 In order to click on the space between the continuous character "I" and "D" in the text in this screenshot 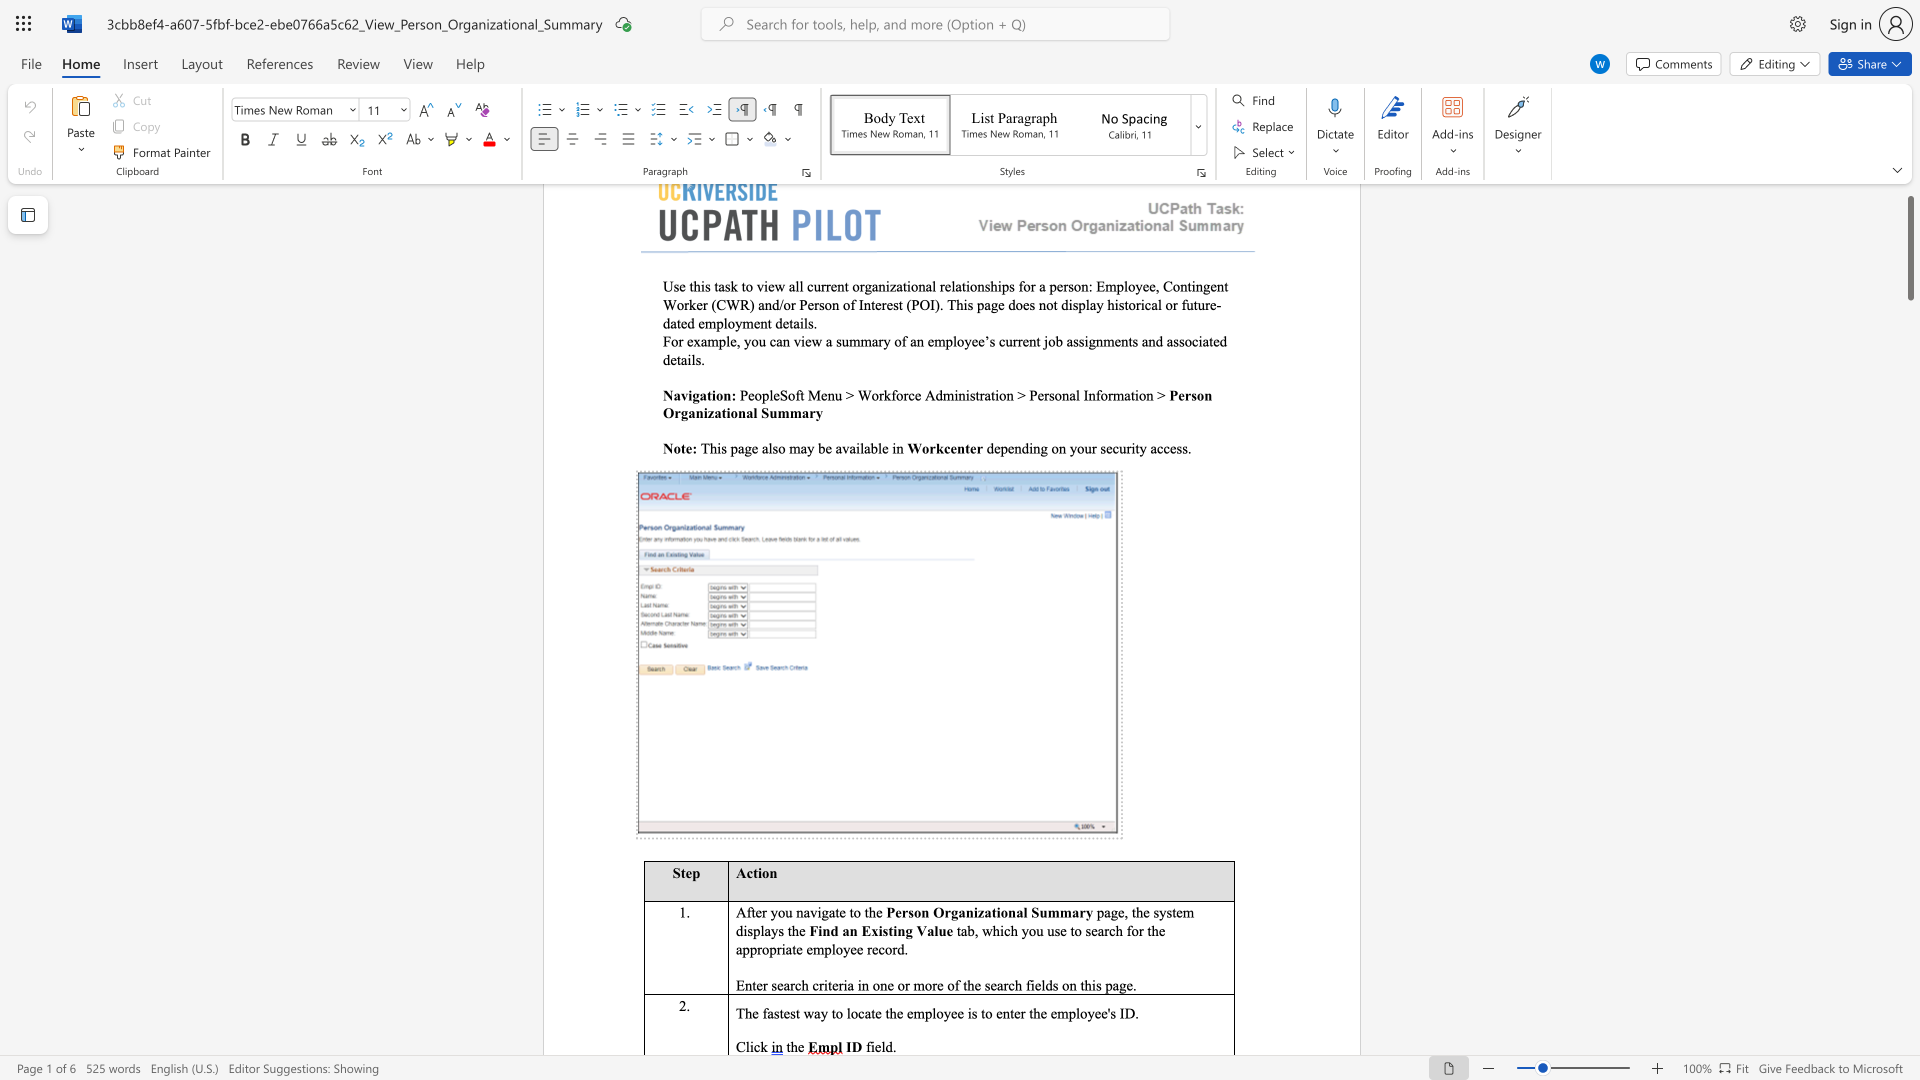, I will do `click(1126, 1013)`.